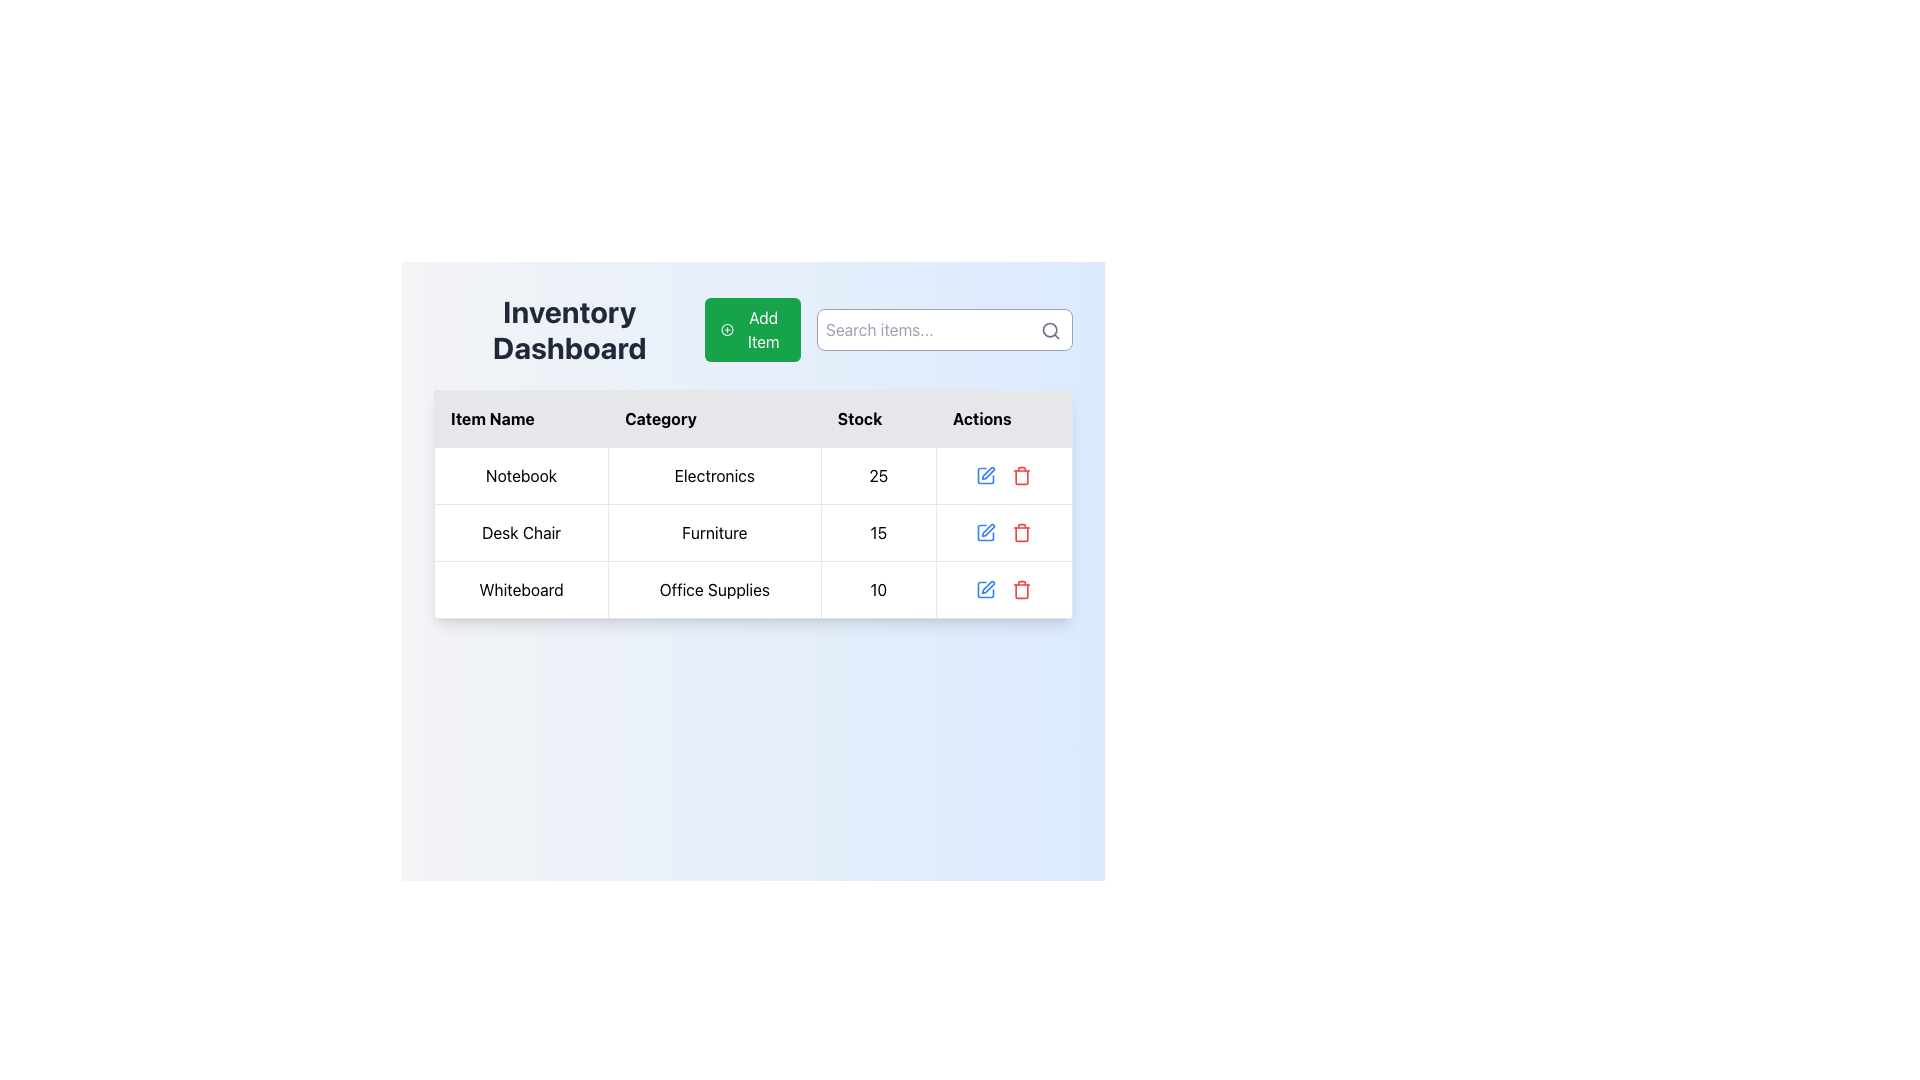 Image resolution: width=1920 pixels, height=1080 pixels. Describe the element at coordinates (714, 475) in the screenshot. I see `the text label displaying 'Electronics' in the second column of the first row of the data table` at that location.